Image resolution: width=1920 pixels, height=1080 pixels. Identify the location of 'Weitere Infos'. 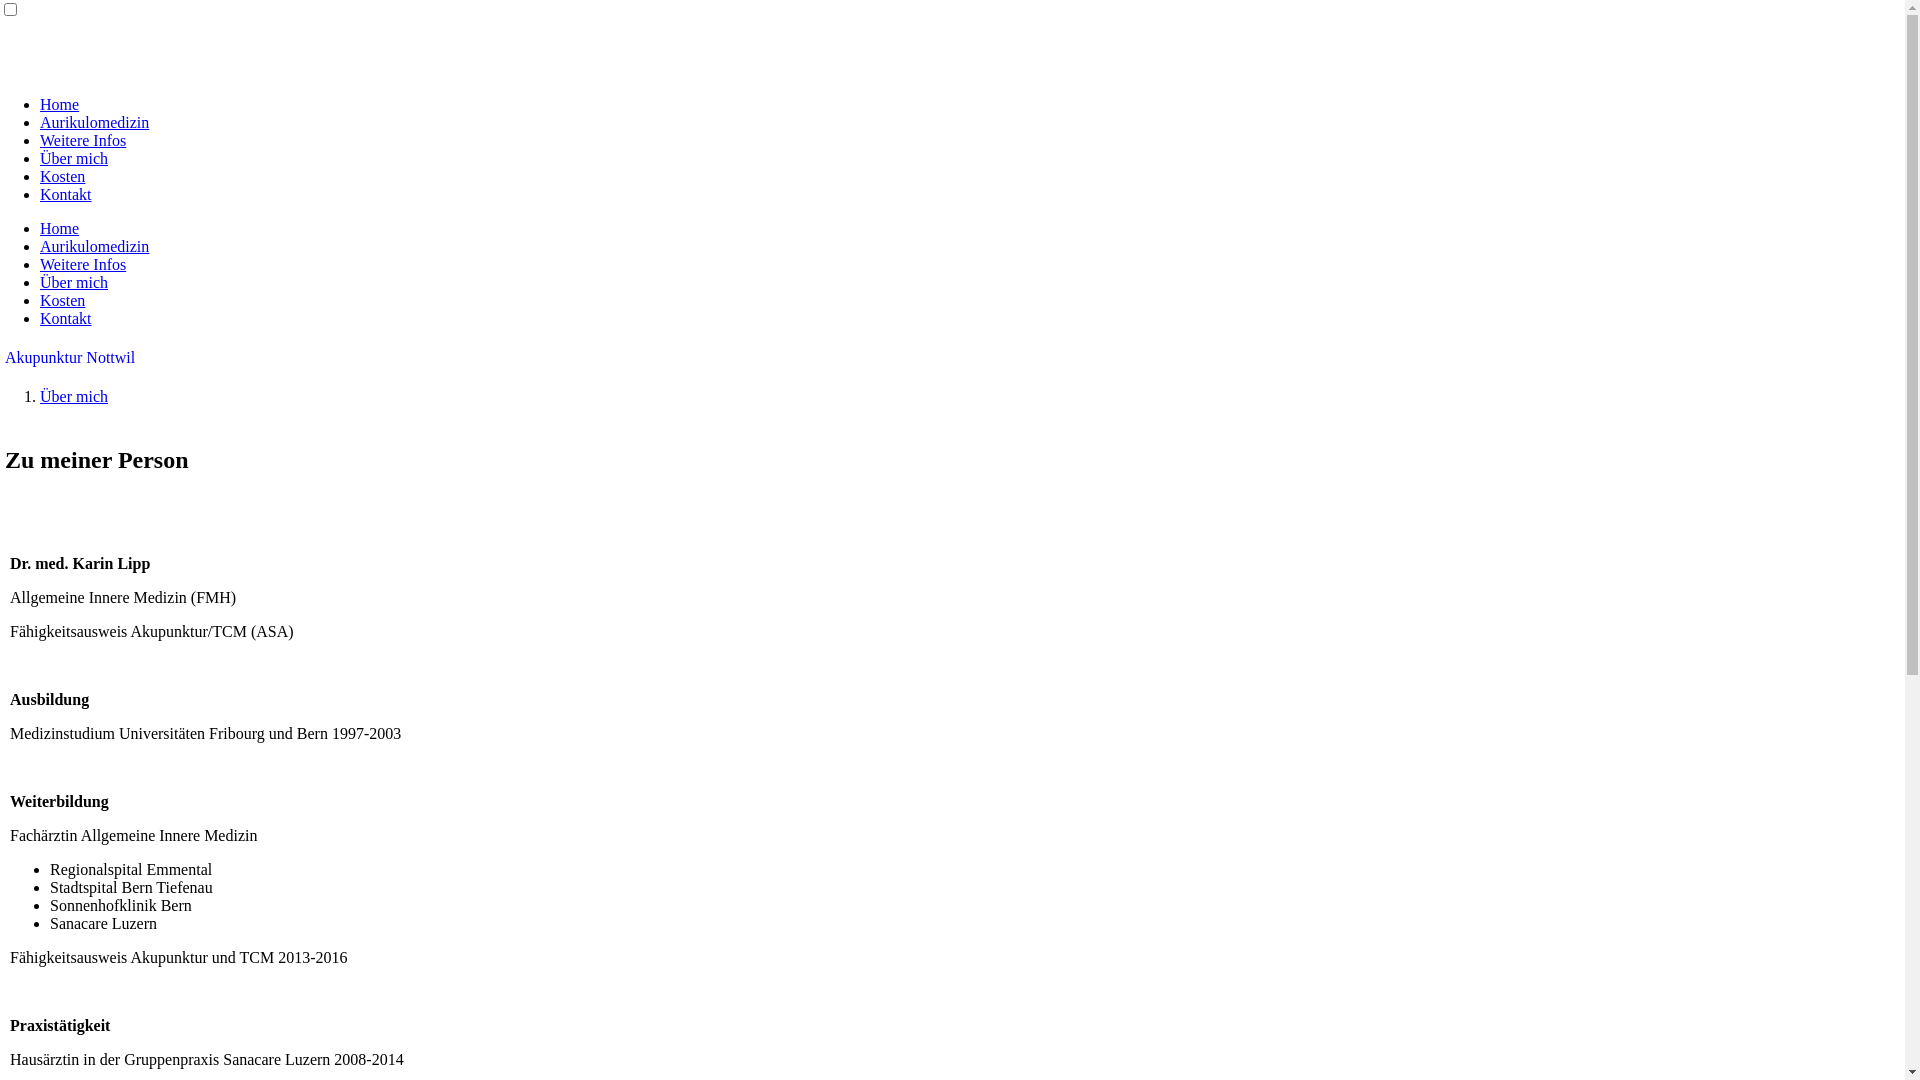
(81, 139).